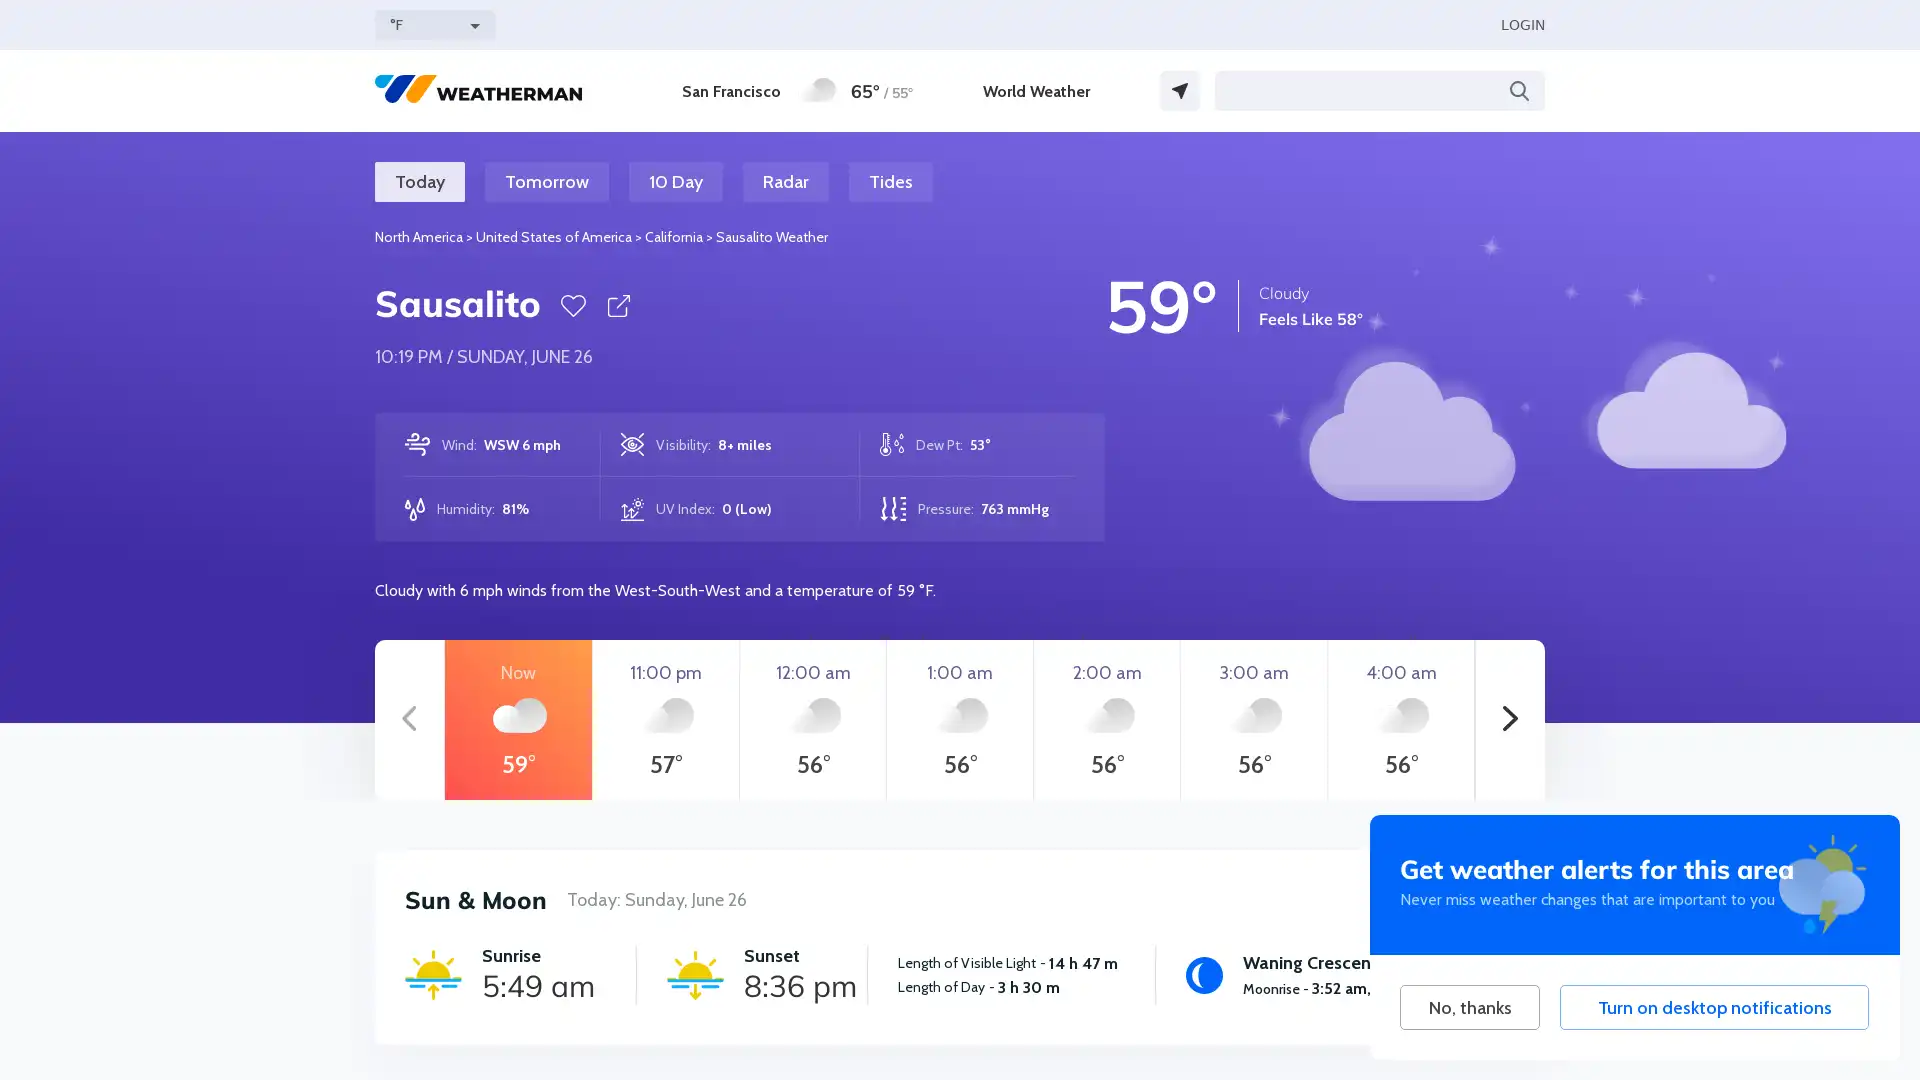 The width and height of the screenshot is (1920, 1080). Describe the element at coordinates (572, 305) in the screenshot. I see `Favorite` at that location.